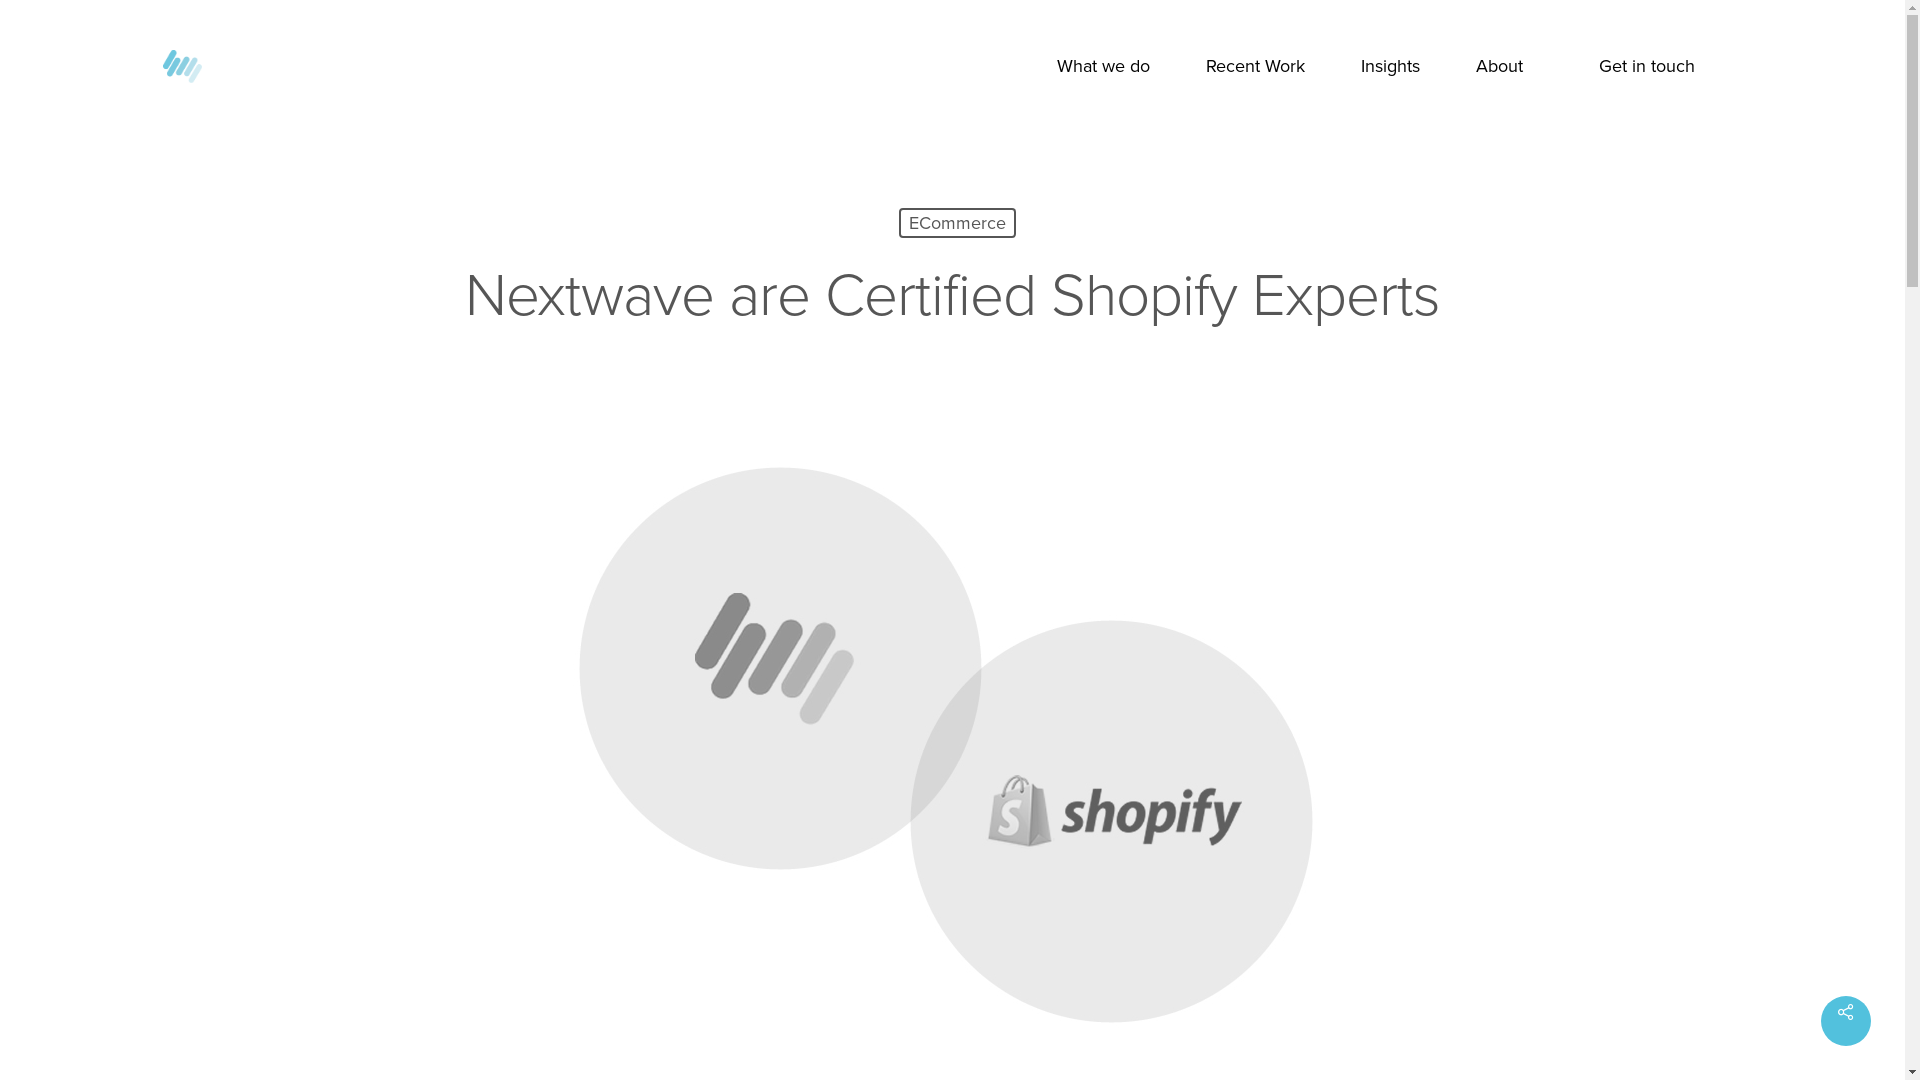  What do you see at coordinates (1388, 65) in the screenshot?
I see `'Insights'` at bounding box center [1388, 65].